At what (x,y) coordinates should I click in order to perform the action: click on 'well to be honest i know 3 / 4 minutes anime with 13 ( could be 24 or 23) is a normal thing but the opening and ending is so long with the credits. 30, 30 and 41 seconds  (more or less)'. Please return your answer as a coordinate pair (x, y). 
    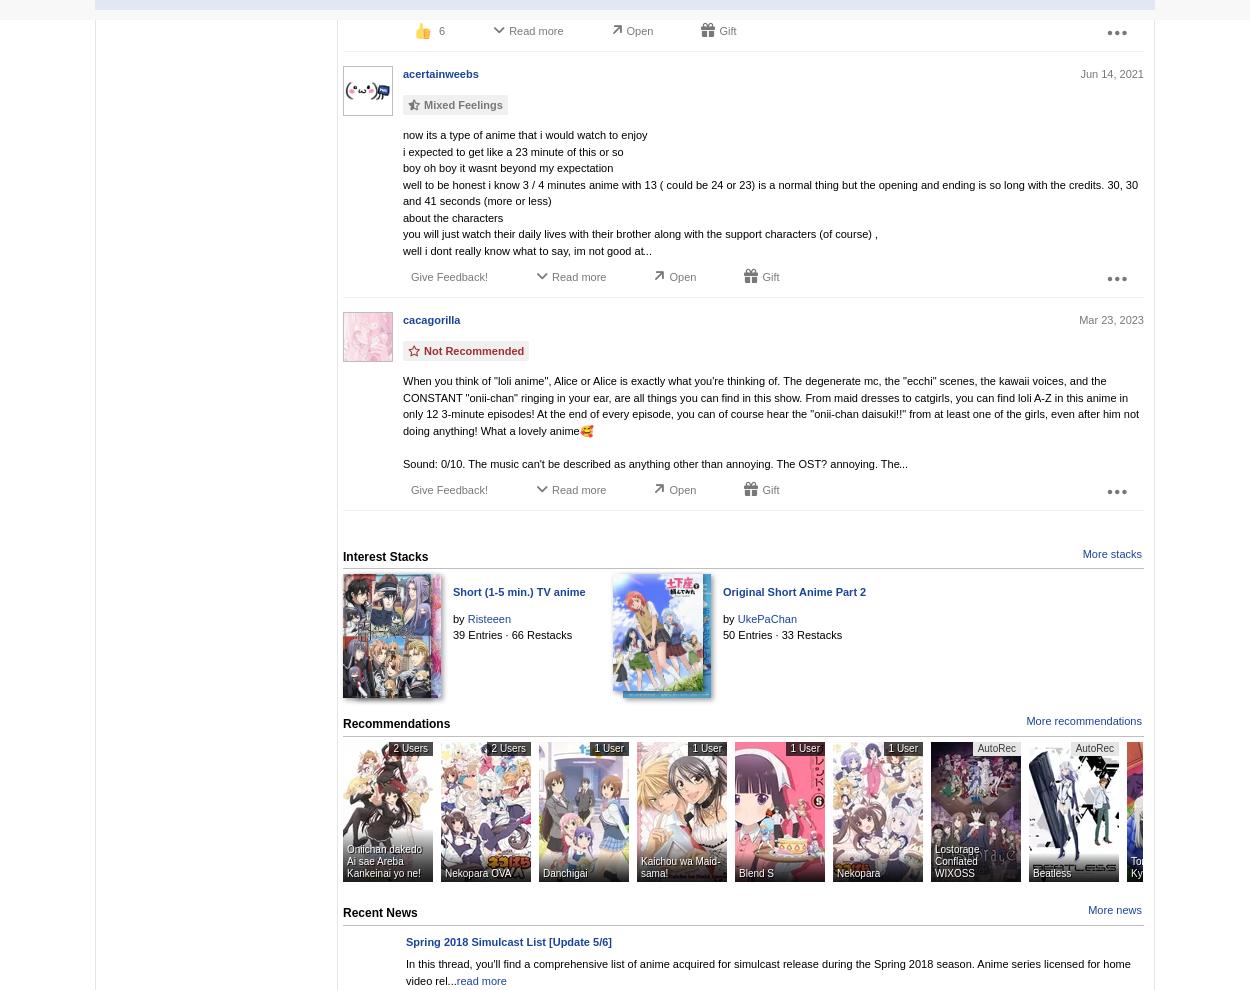
    Looking at the image, I should click on (770, 192).